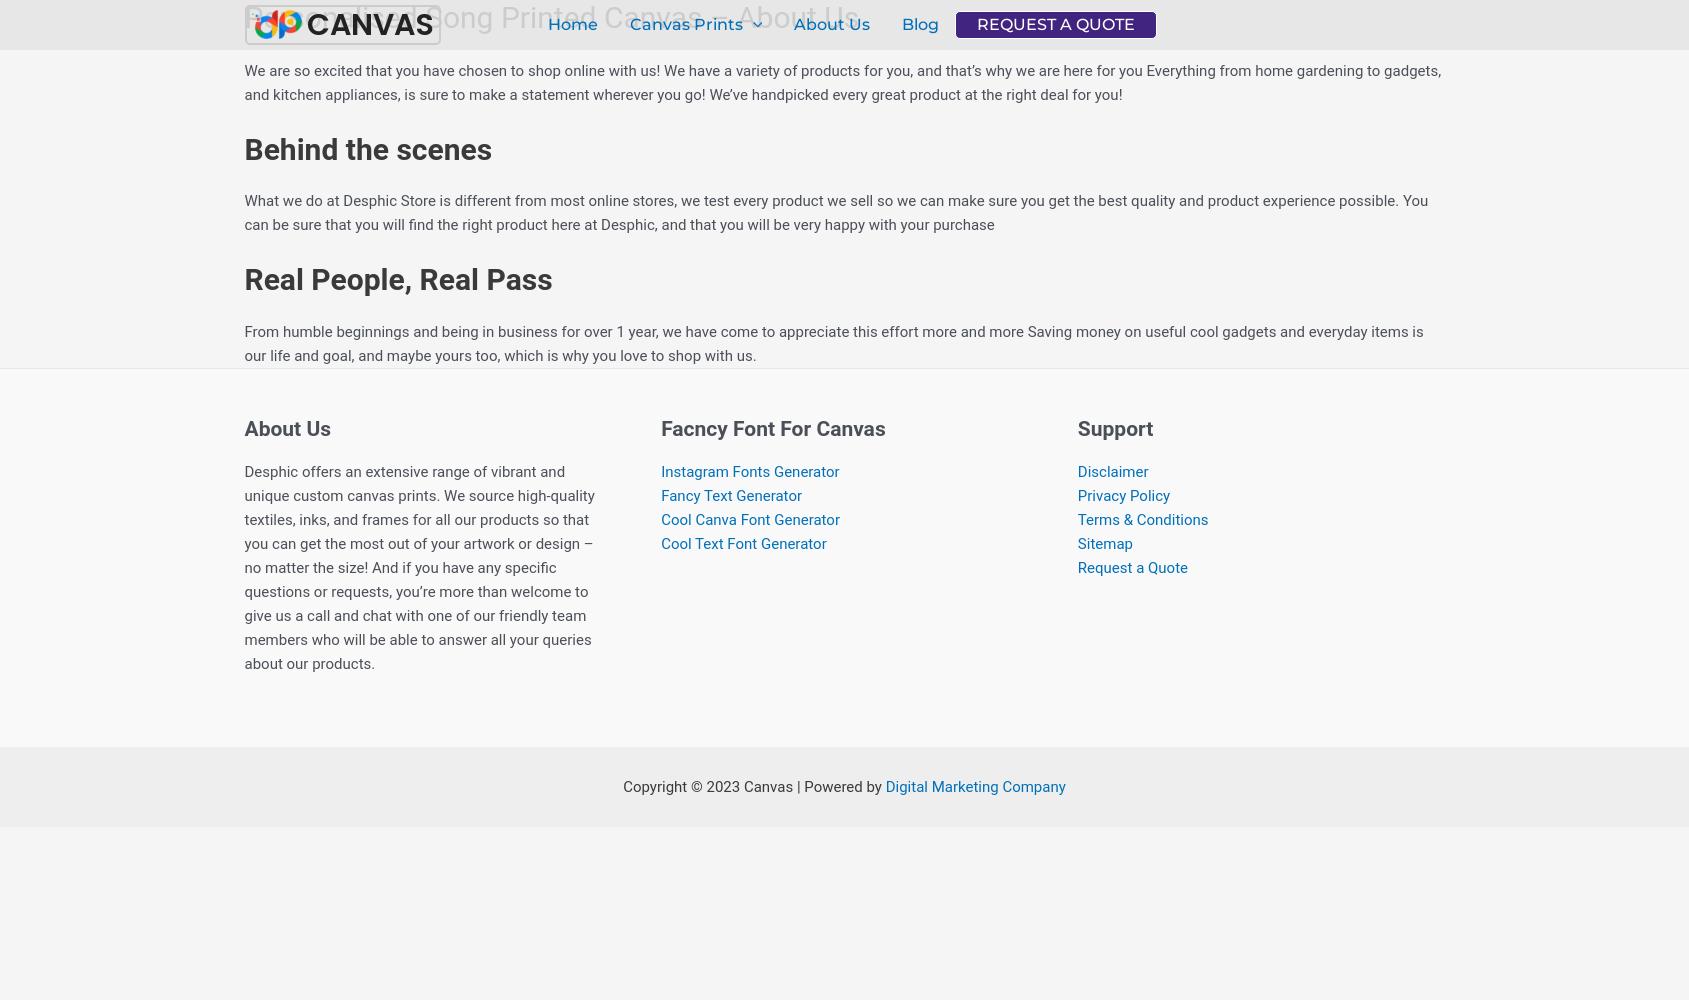 This screenshot has height=1000, width=1689. I want to click on 'From humble beginnings and being in business for over 1 year, we have come to appreciate this effort more and more Saving money on useful cool gadgets and everyday items is our life and goal, and maybe yours too, which is why you love to shop with us.', so click(832, 342).